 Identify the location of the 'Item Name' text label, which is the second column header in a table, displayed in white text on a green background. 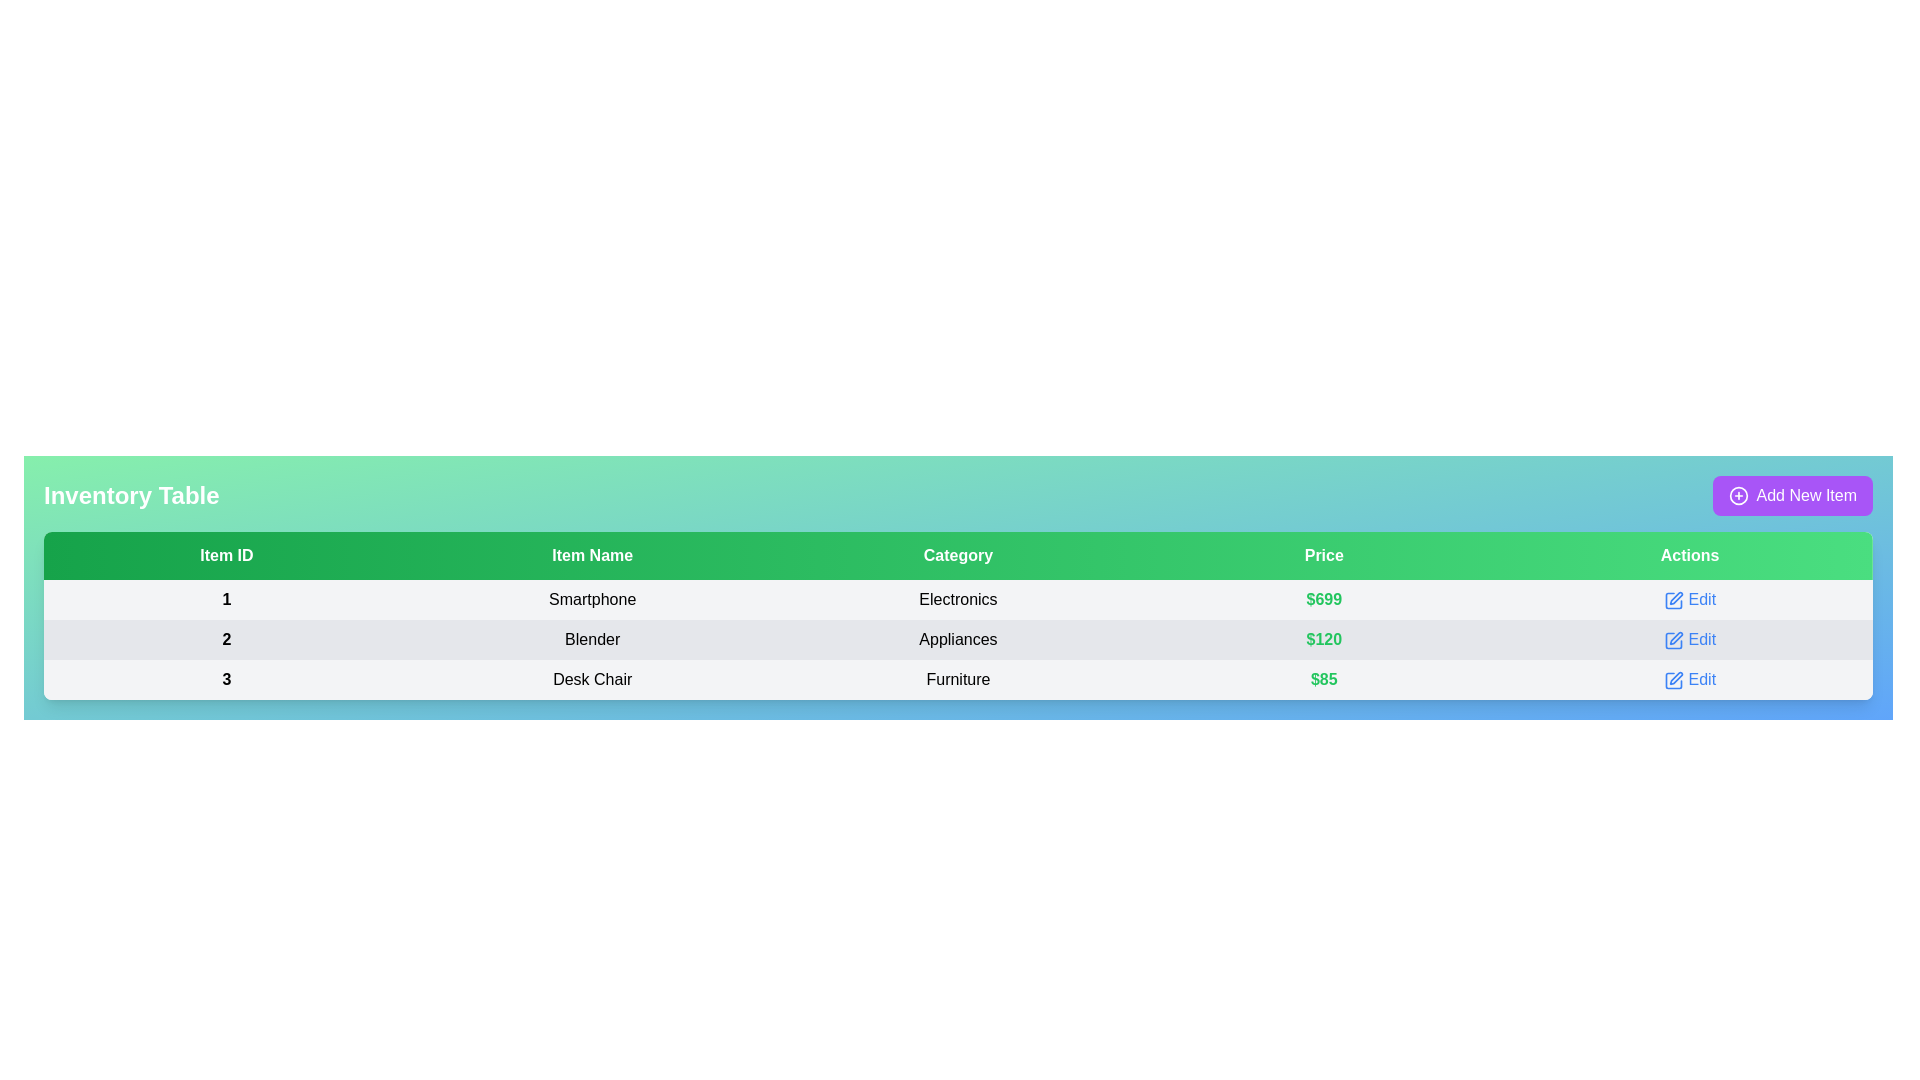
(591, 555).